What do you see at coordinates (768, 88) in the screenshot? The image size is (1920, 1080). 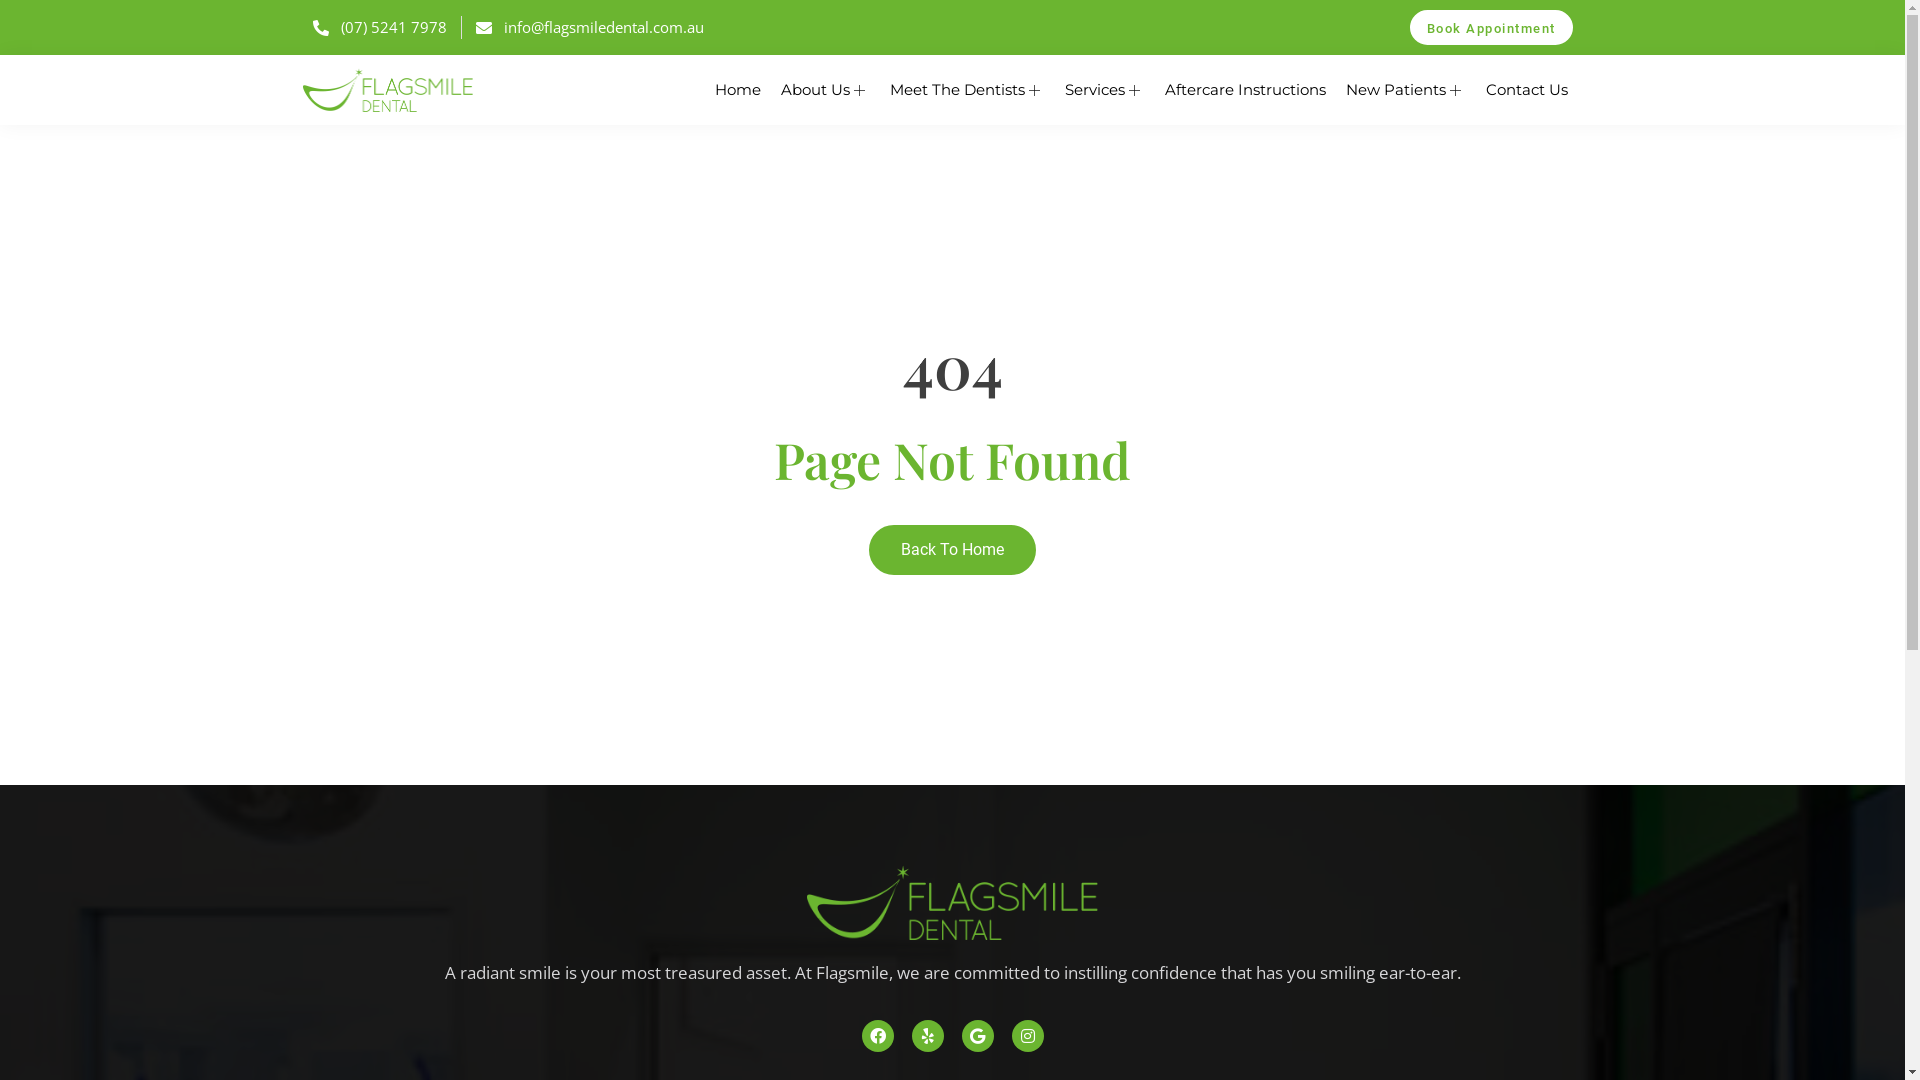 I see `'About Us'` at bounding box center [768, 88].